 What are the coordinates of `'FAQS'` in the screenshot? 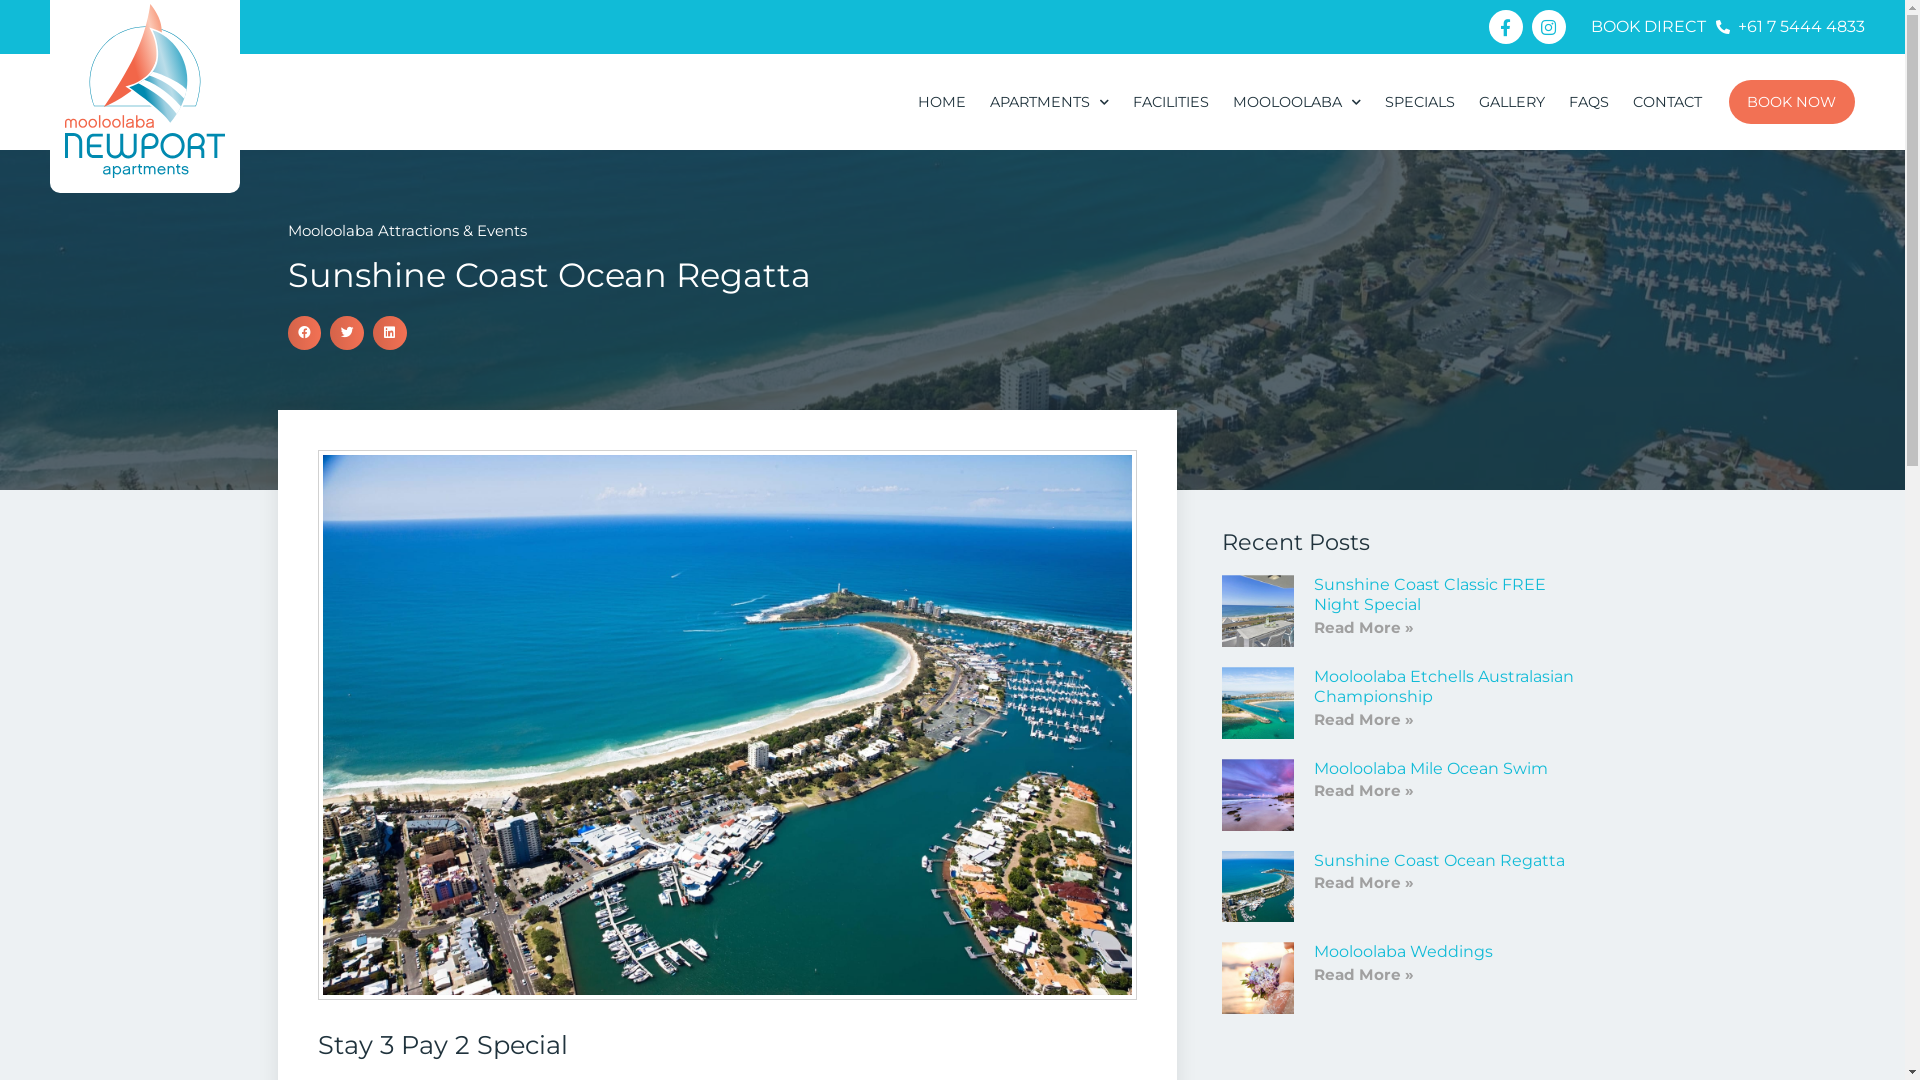 It's located at (1587, 101).